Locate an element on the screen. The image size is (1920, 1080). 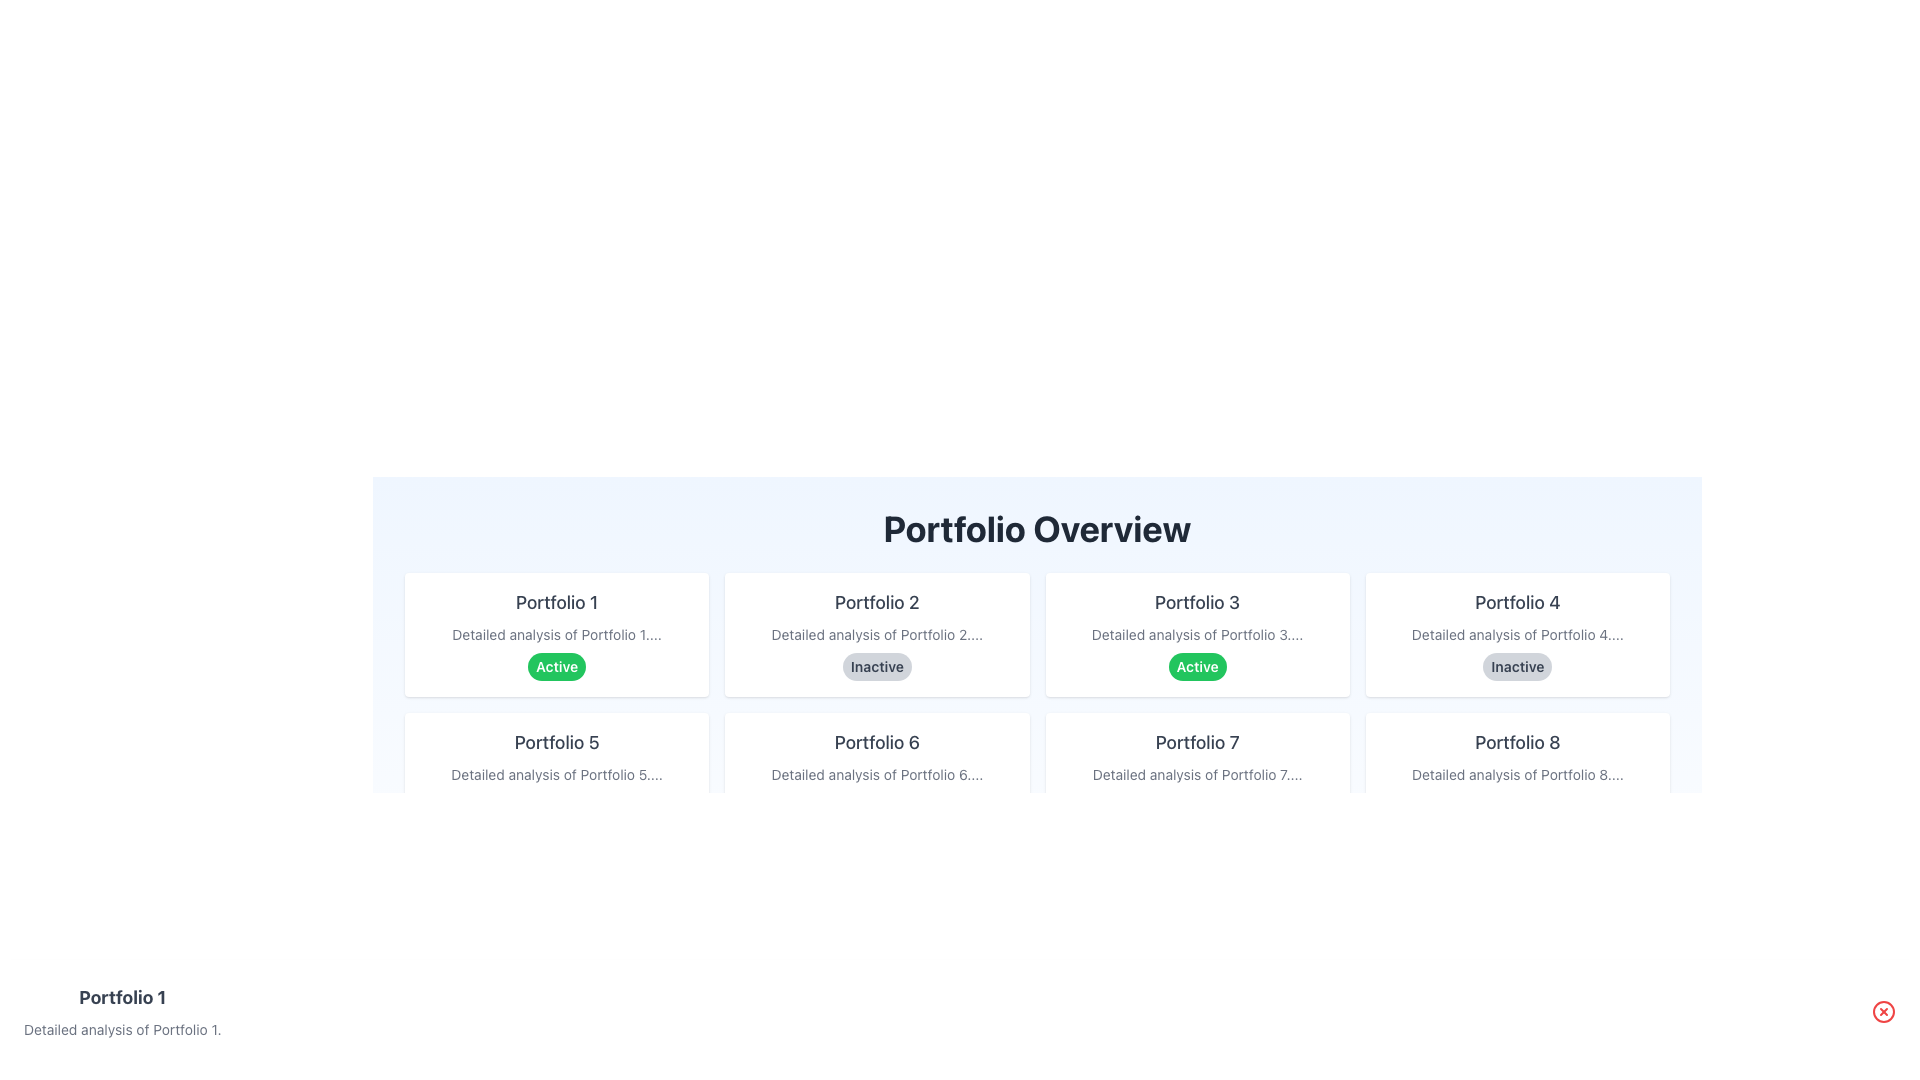
the descriptive text component located beneath the title 'Portfolio 8' in the bottom-right panel of the grid layout, which provides a summary about the 'Portfolio 8' item is located at coordinates (1517, 774).